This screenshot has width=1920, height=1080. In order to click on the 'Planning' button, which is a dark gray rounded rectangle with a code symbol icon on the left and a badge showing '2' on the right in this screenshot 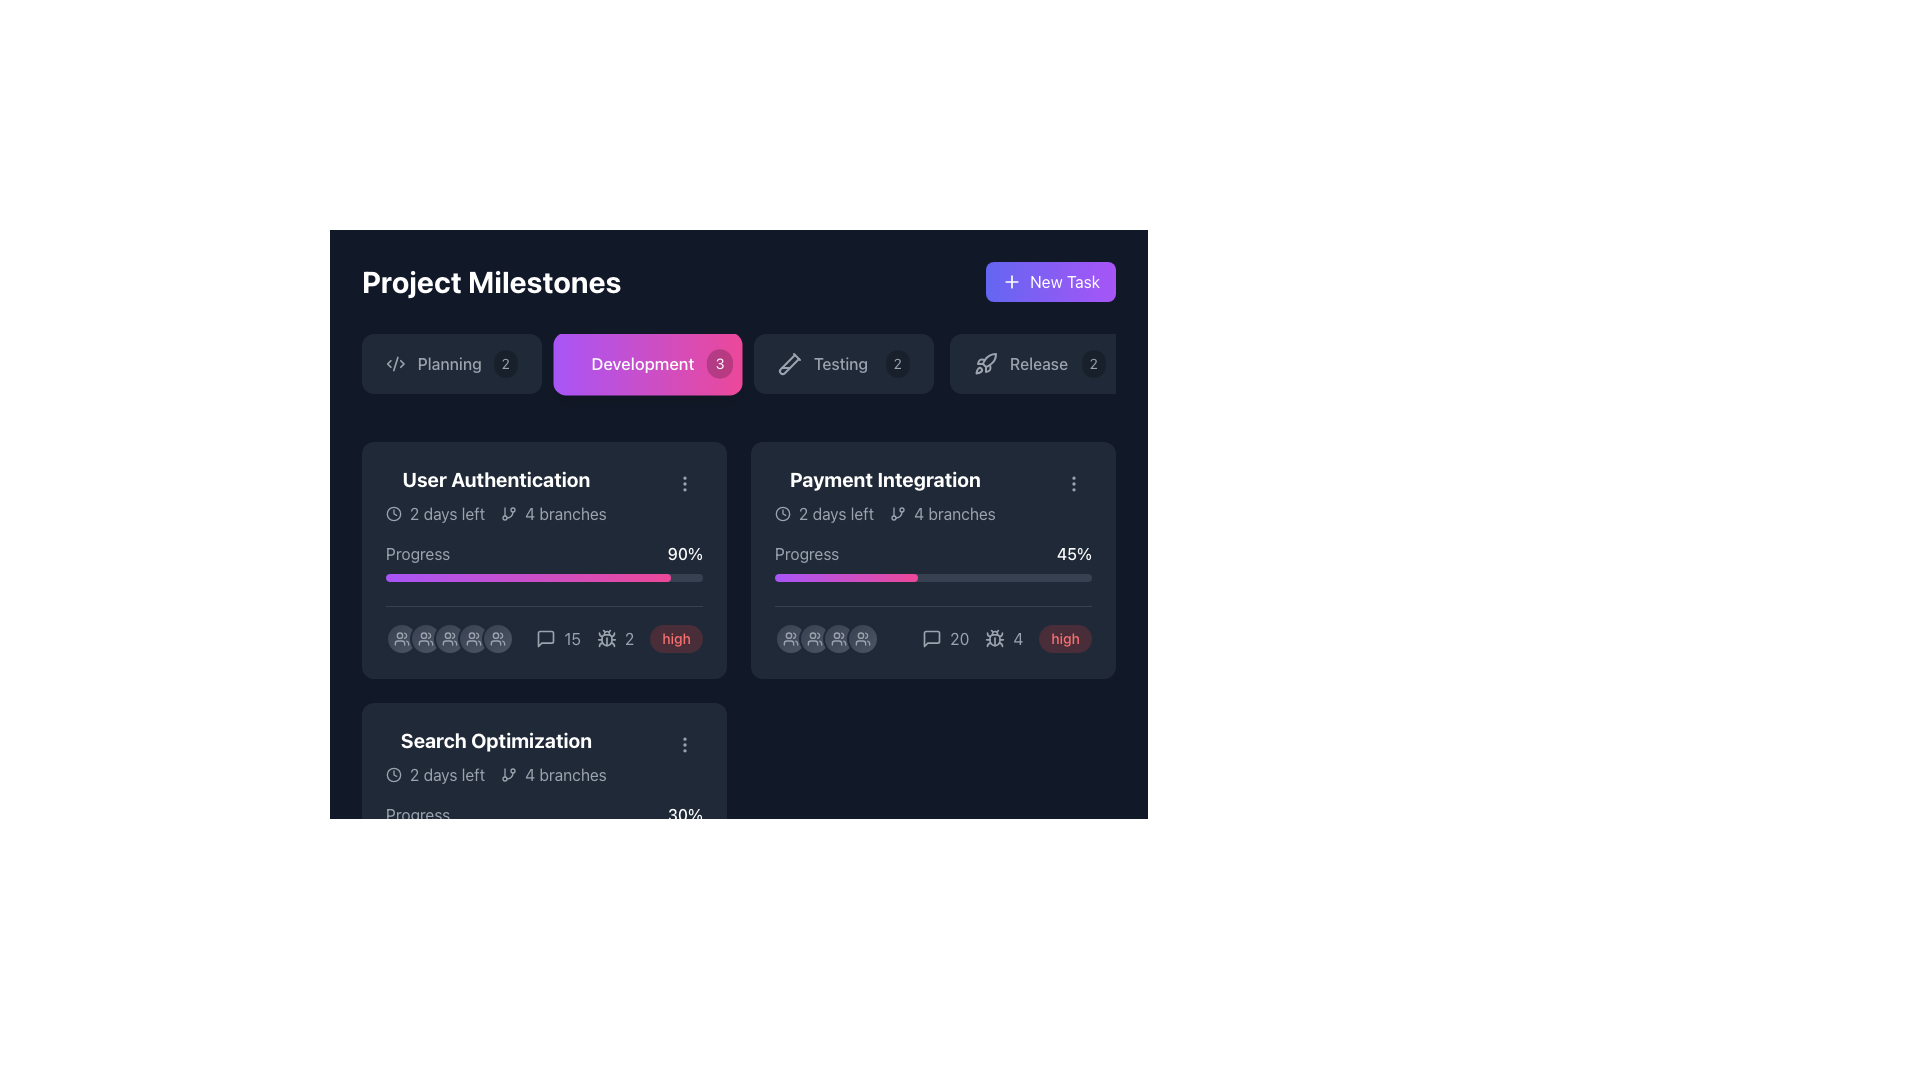, I will do `click(450, 363)`.